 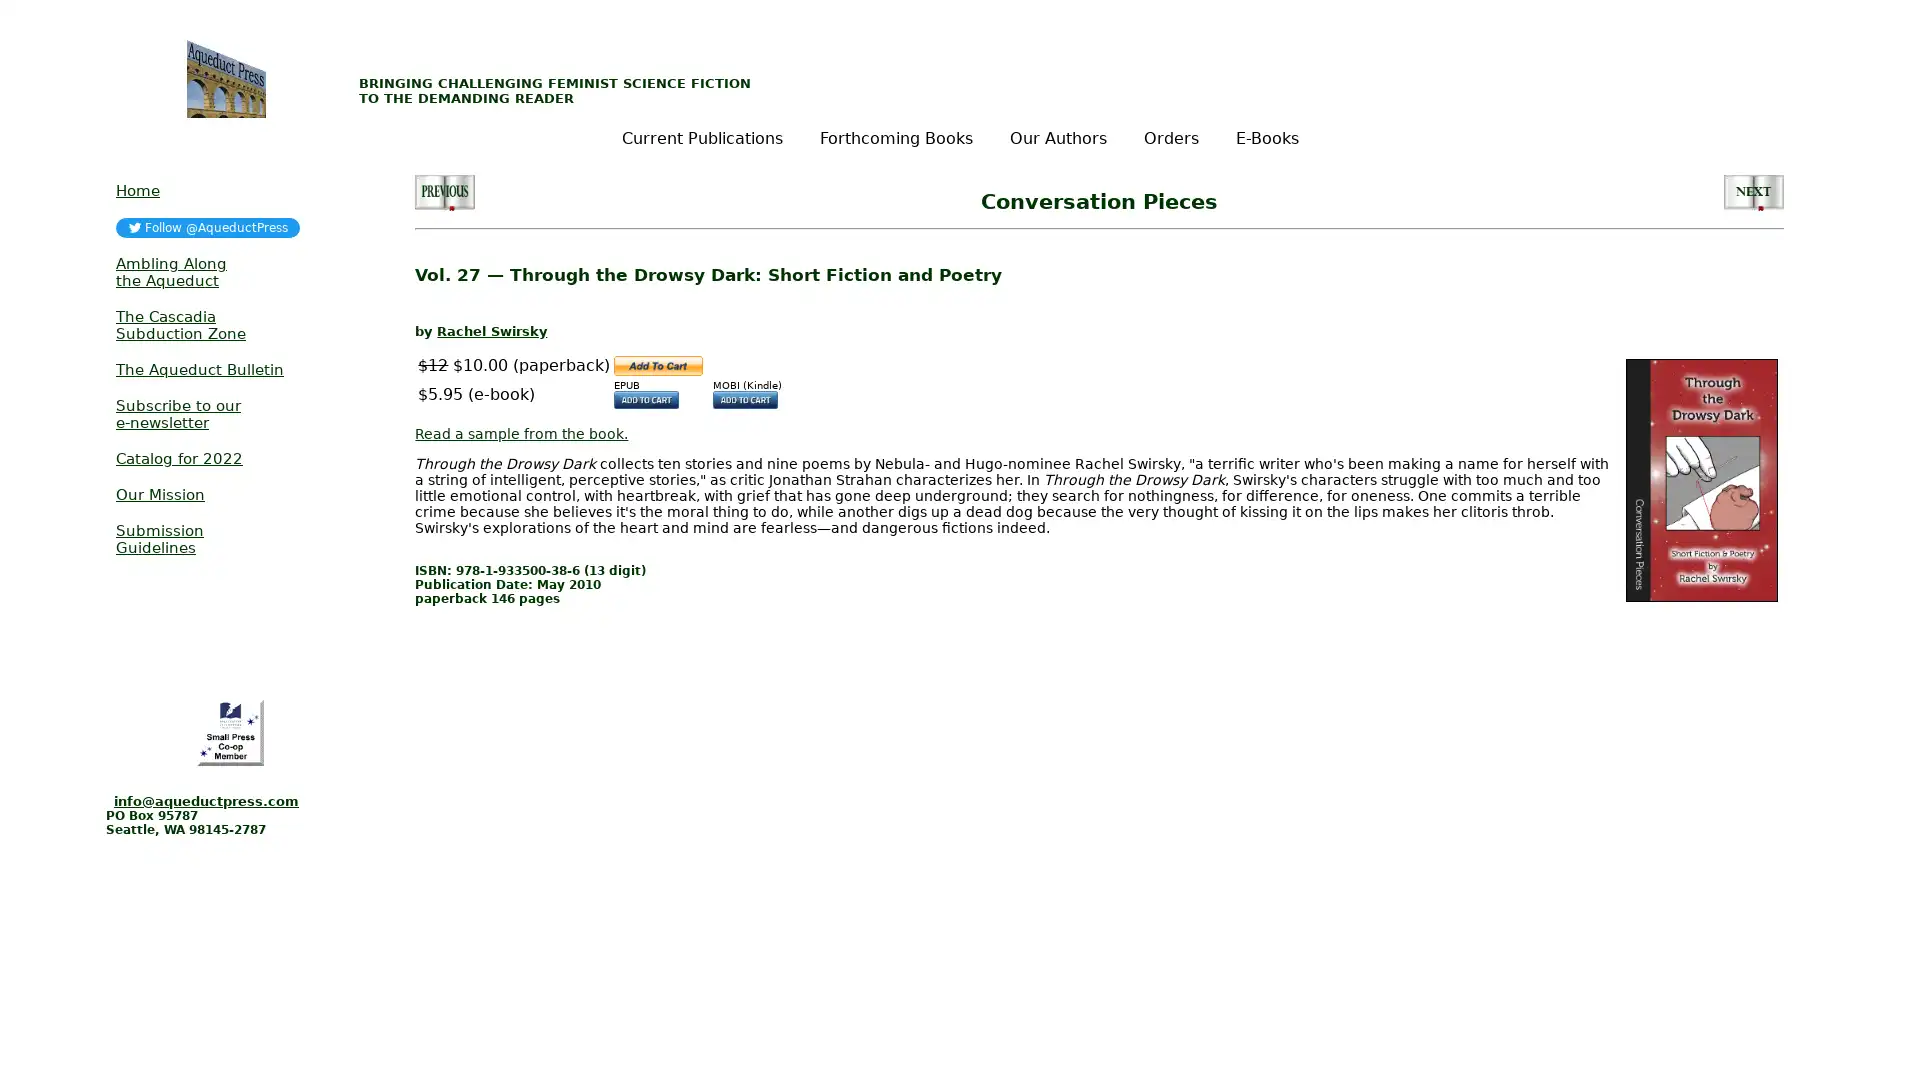 What do you see at coordinates (657, 365) in the screenshot?
I see `Make payments with PayPal - it\'s fast, free and secure!` at bounding box center [657, 365].